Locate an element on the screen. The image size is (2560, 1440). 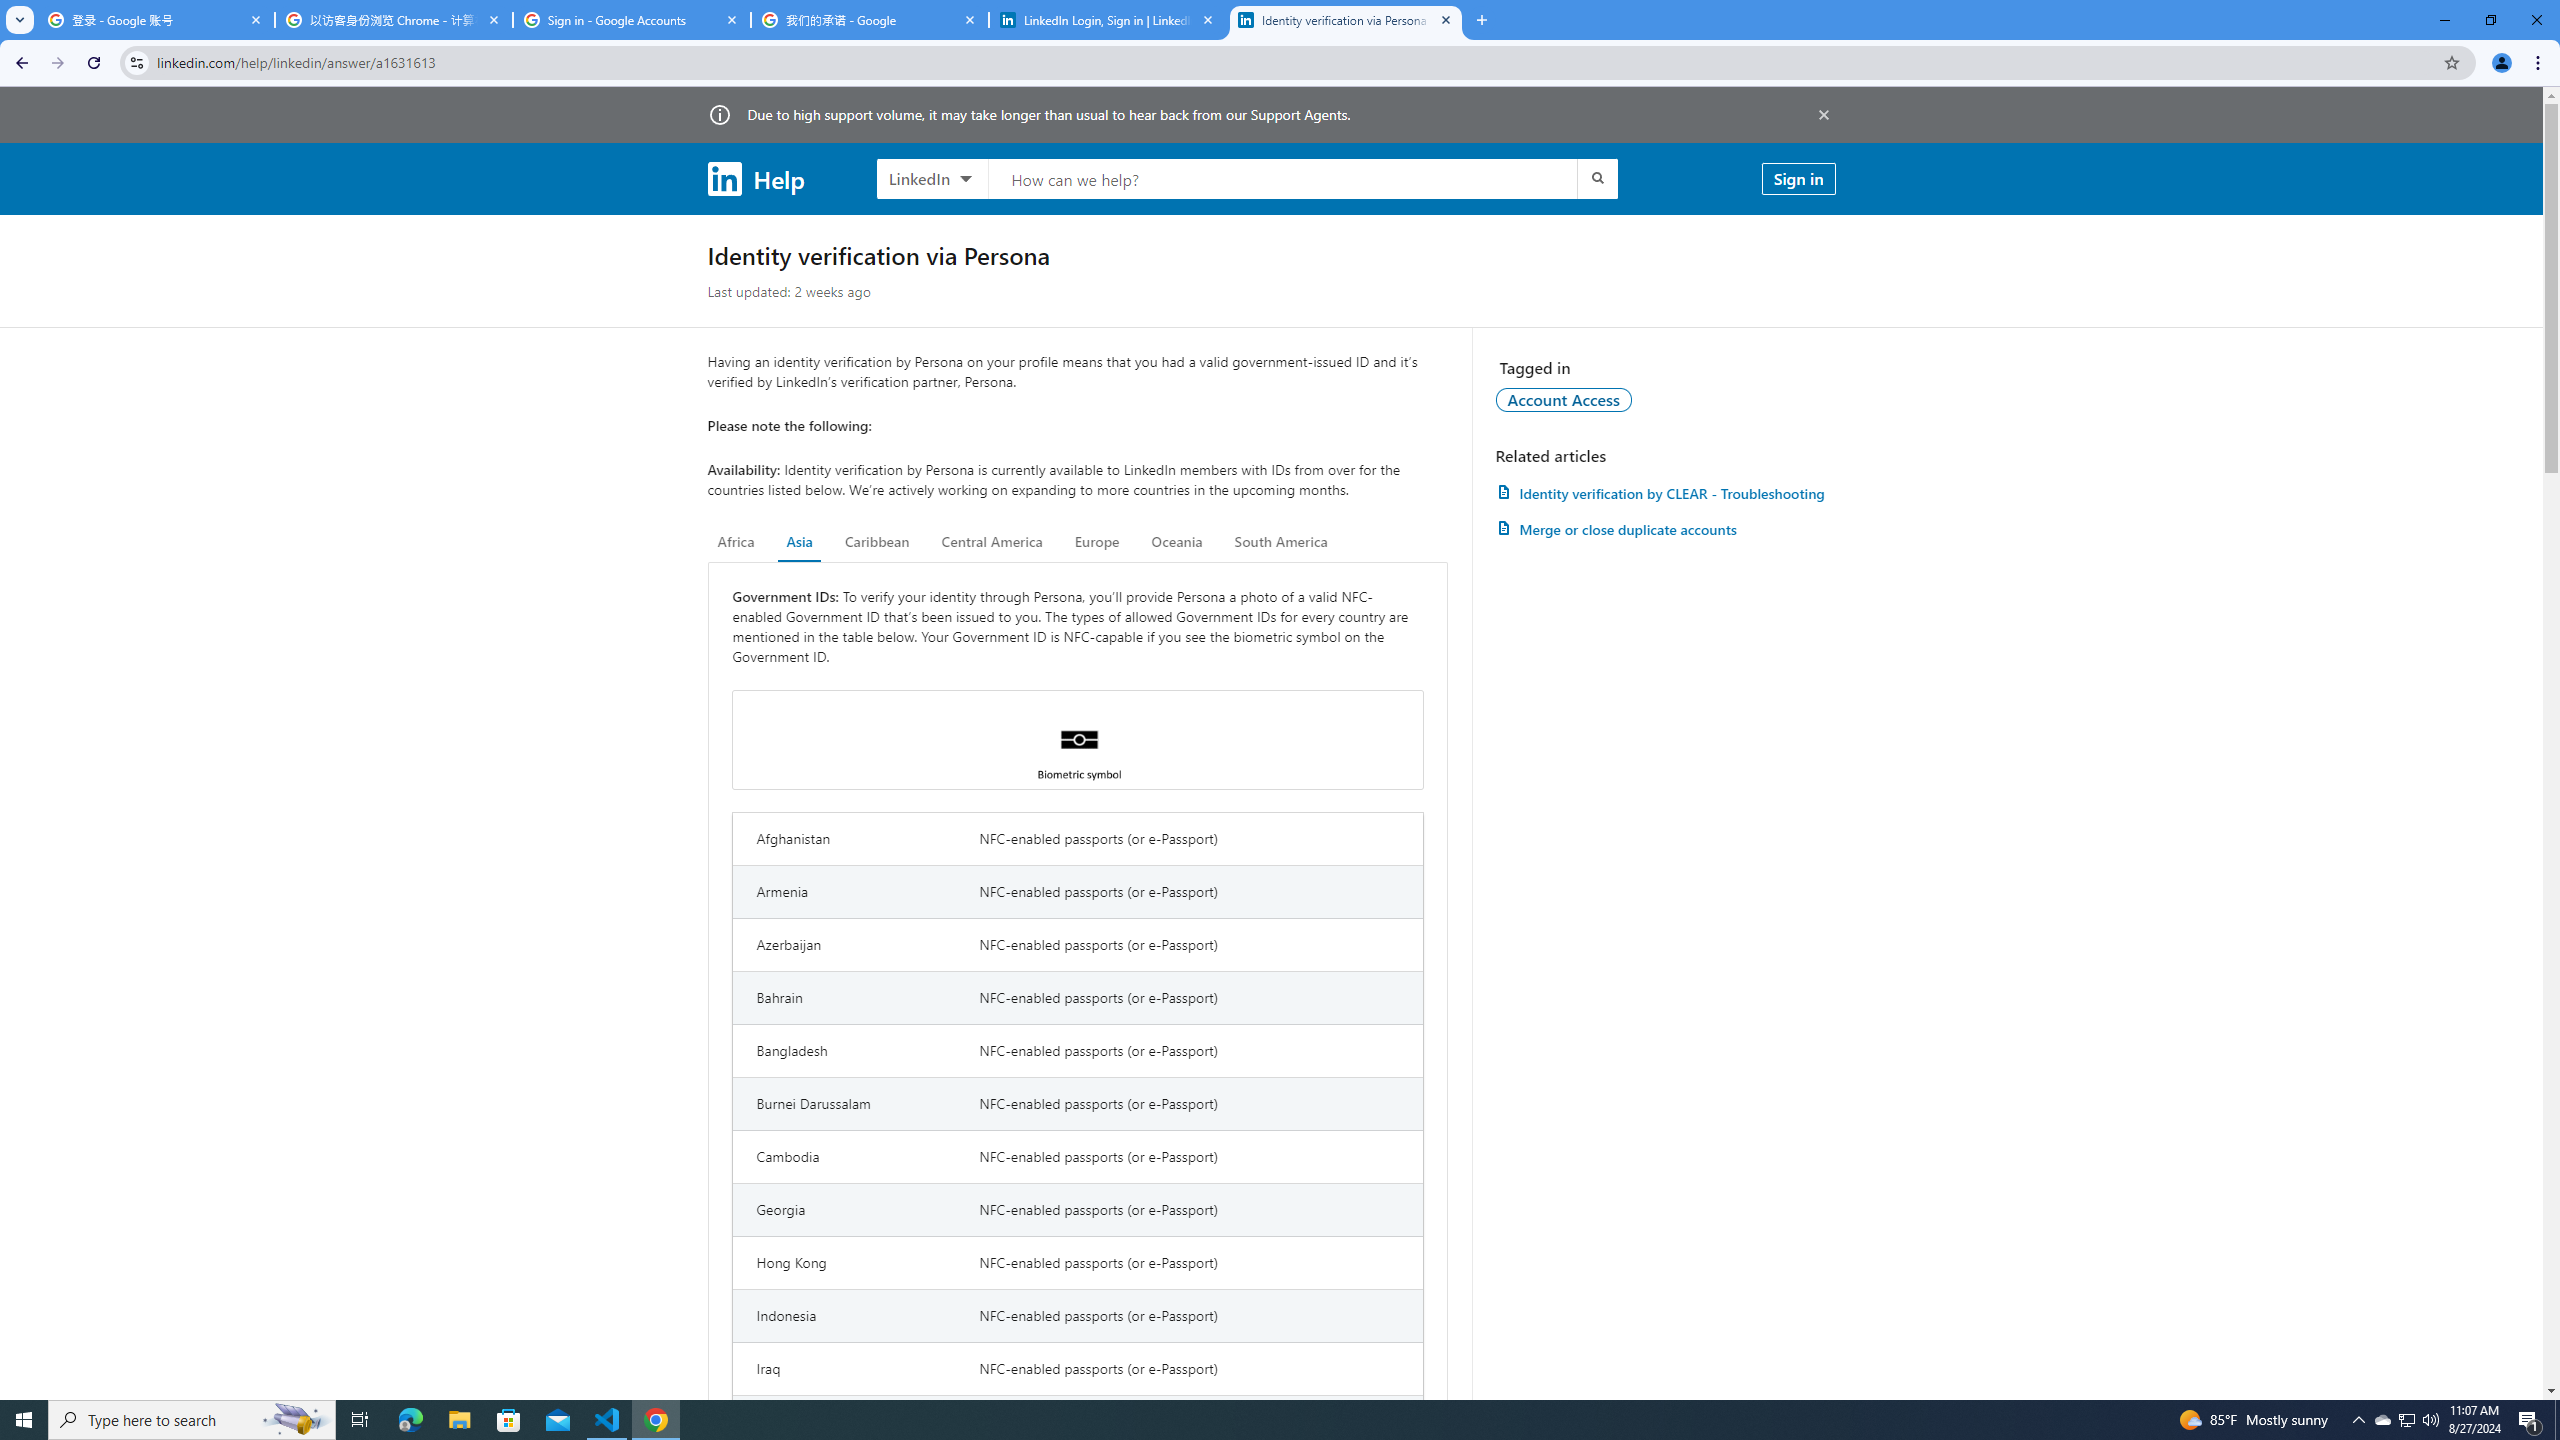
'Central America' is located at coordinates (991, 541).